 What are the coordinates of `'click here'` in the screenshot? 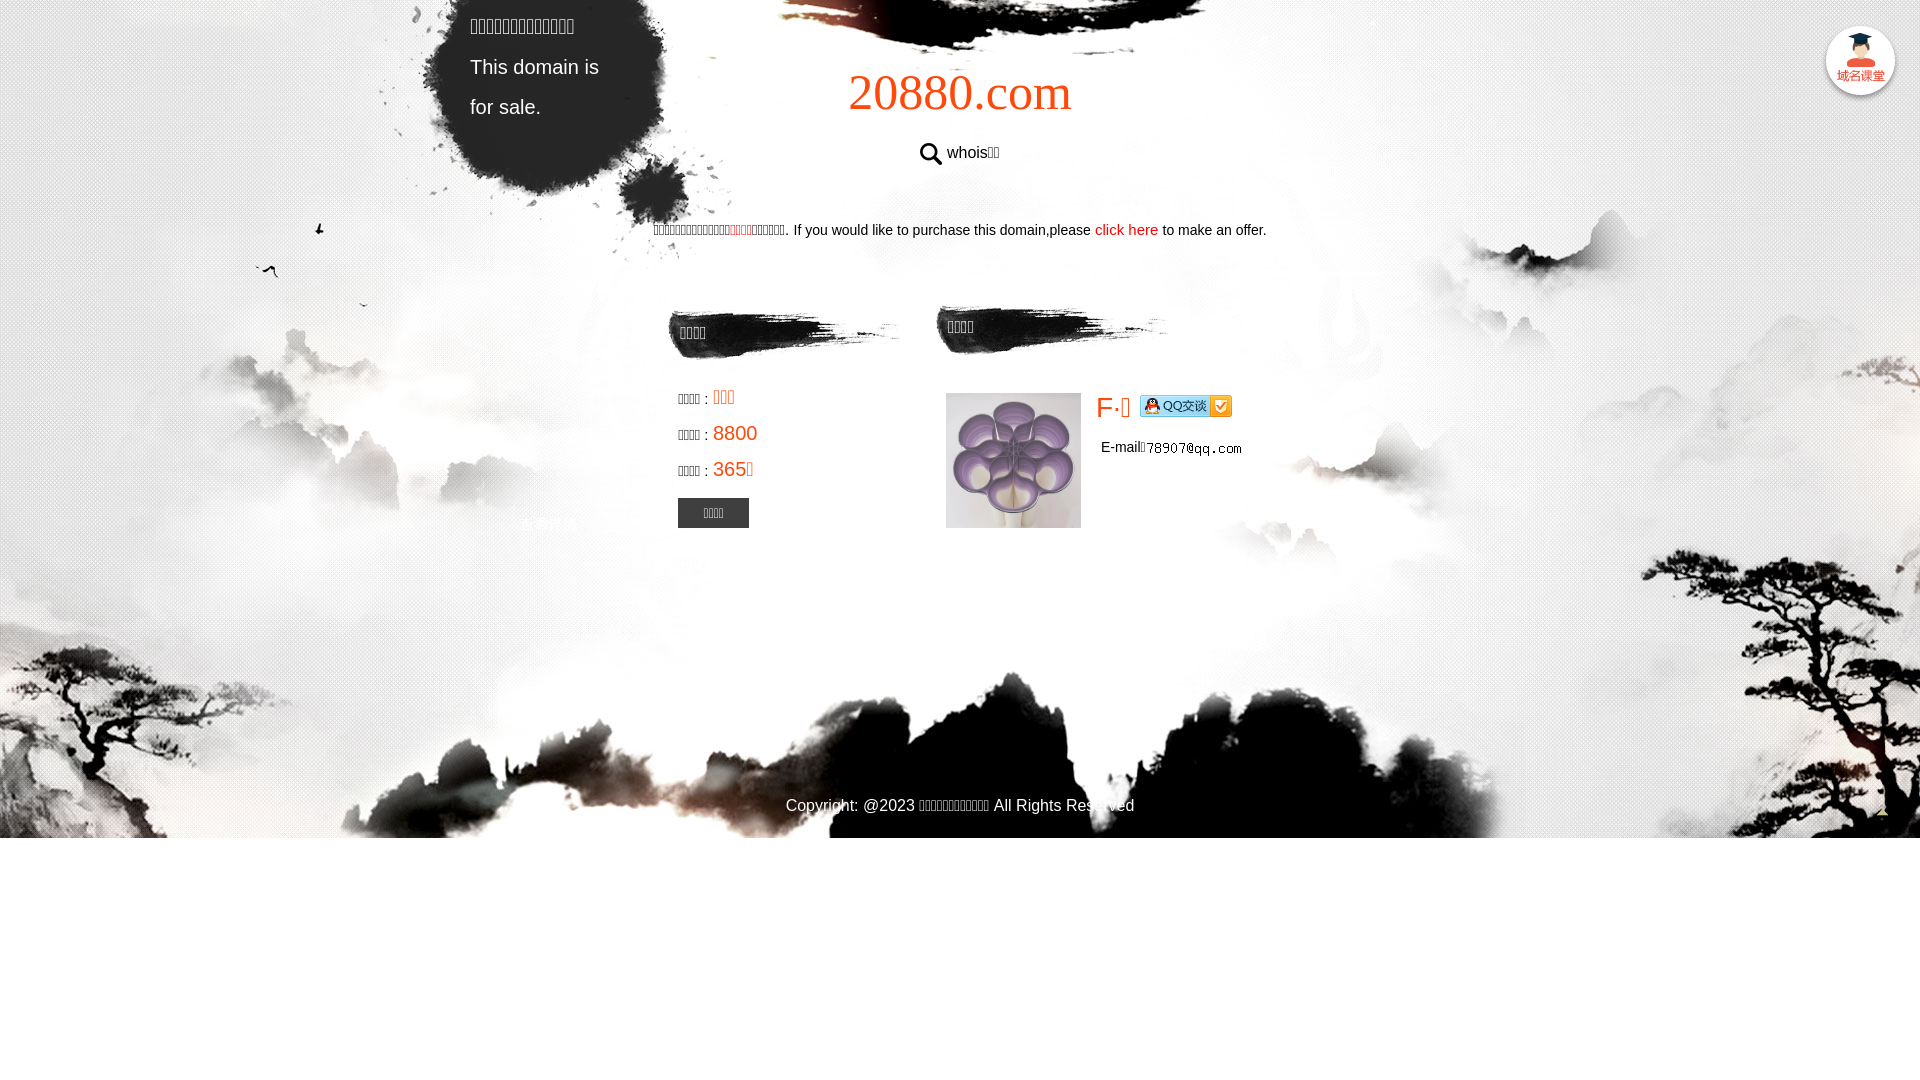 It's located at (1127, 228).